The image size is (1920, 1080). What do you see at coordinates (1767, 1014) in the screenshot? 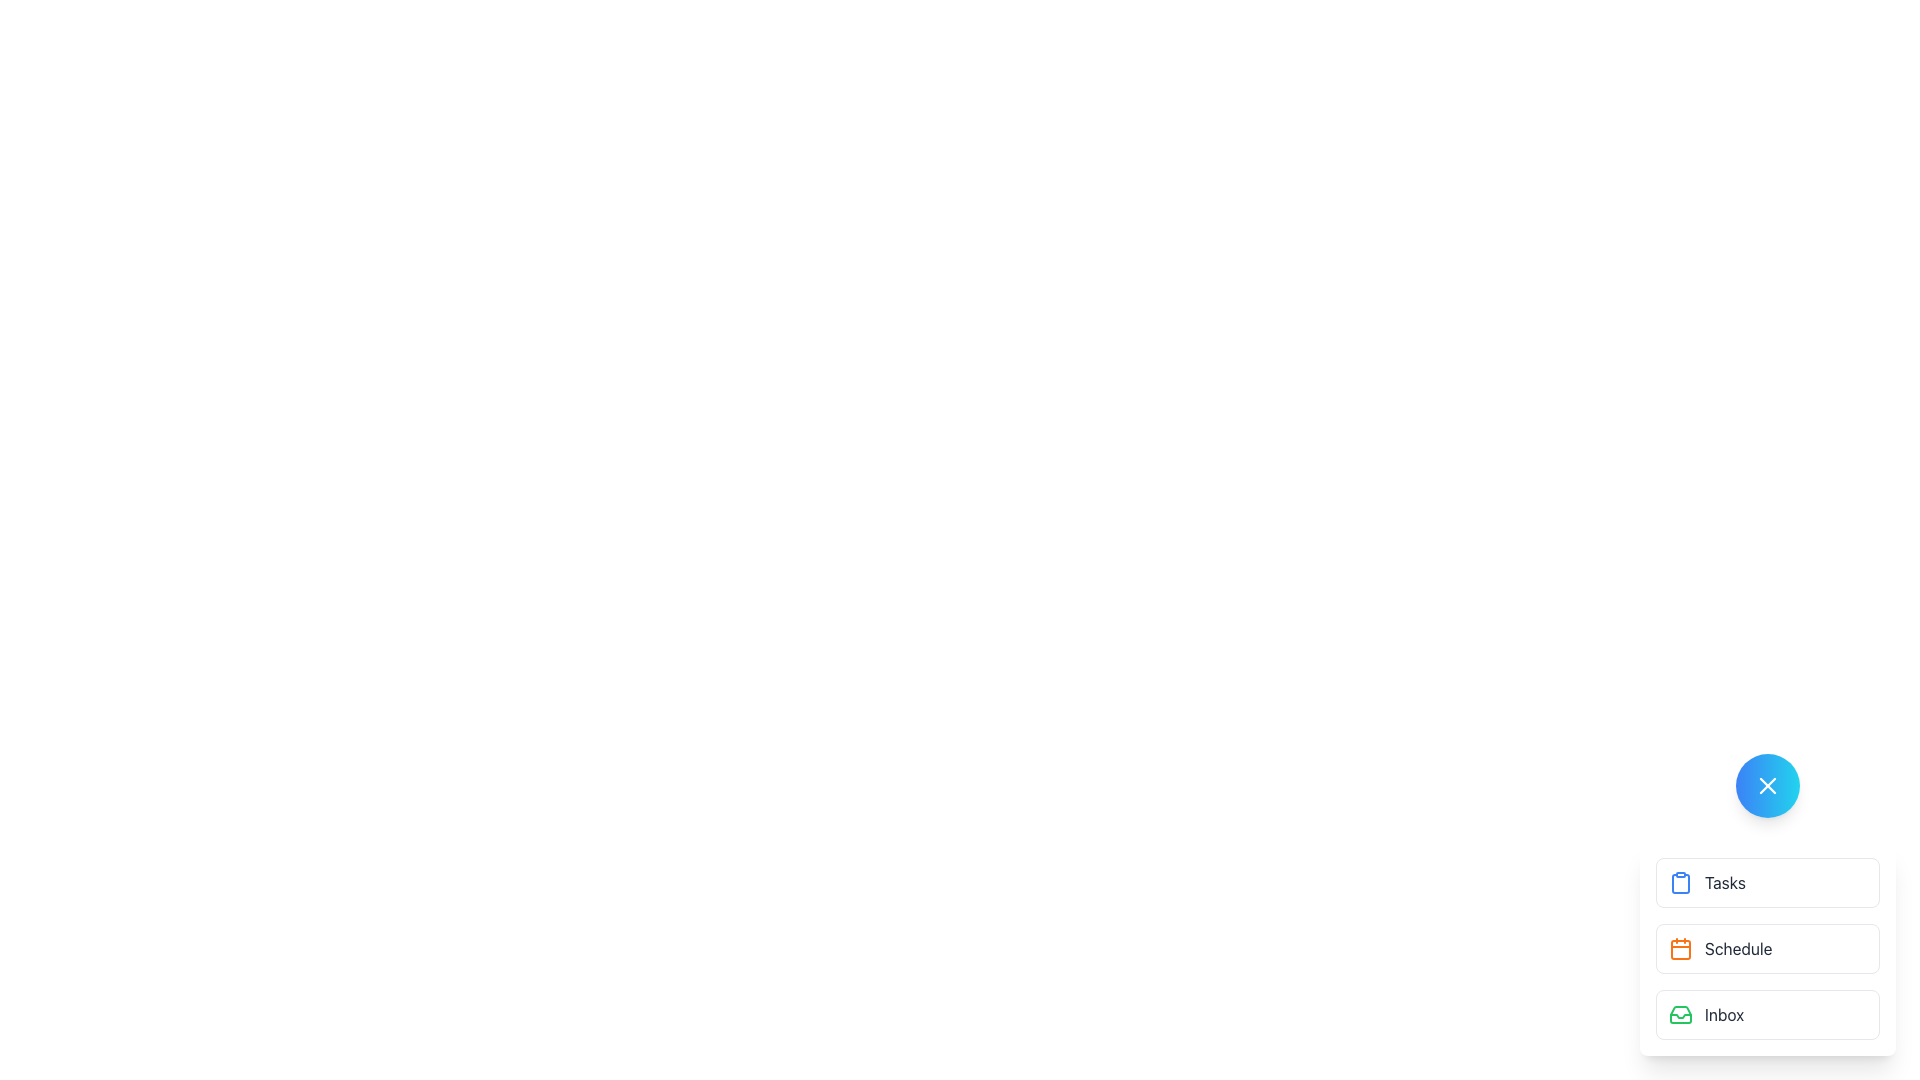
I see `the 'Inbox' menu item, which is the third item in the vertical menu list styled in green, located below 'Schedule'` at bounding box center [1767, 1014].